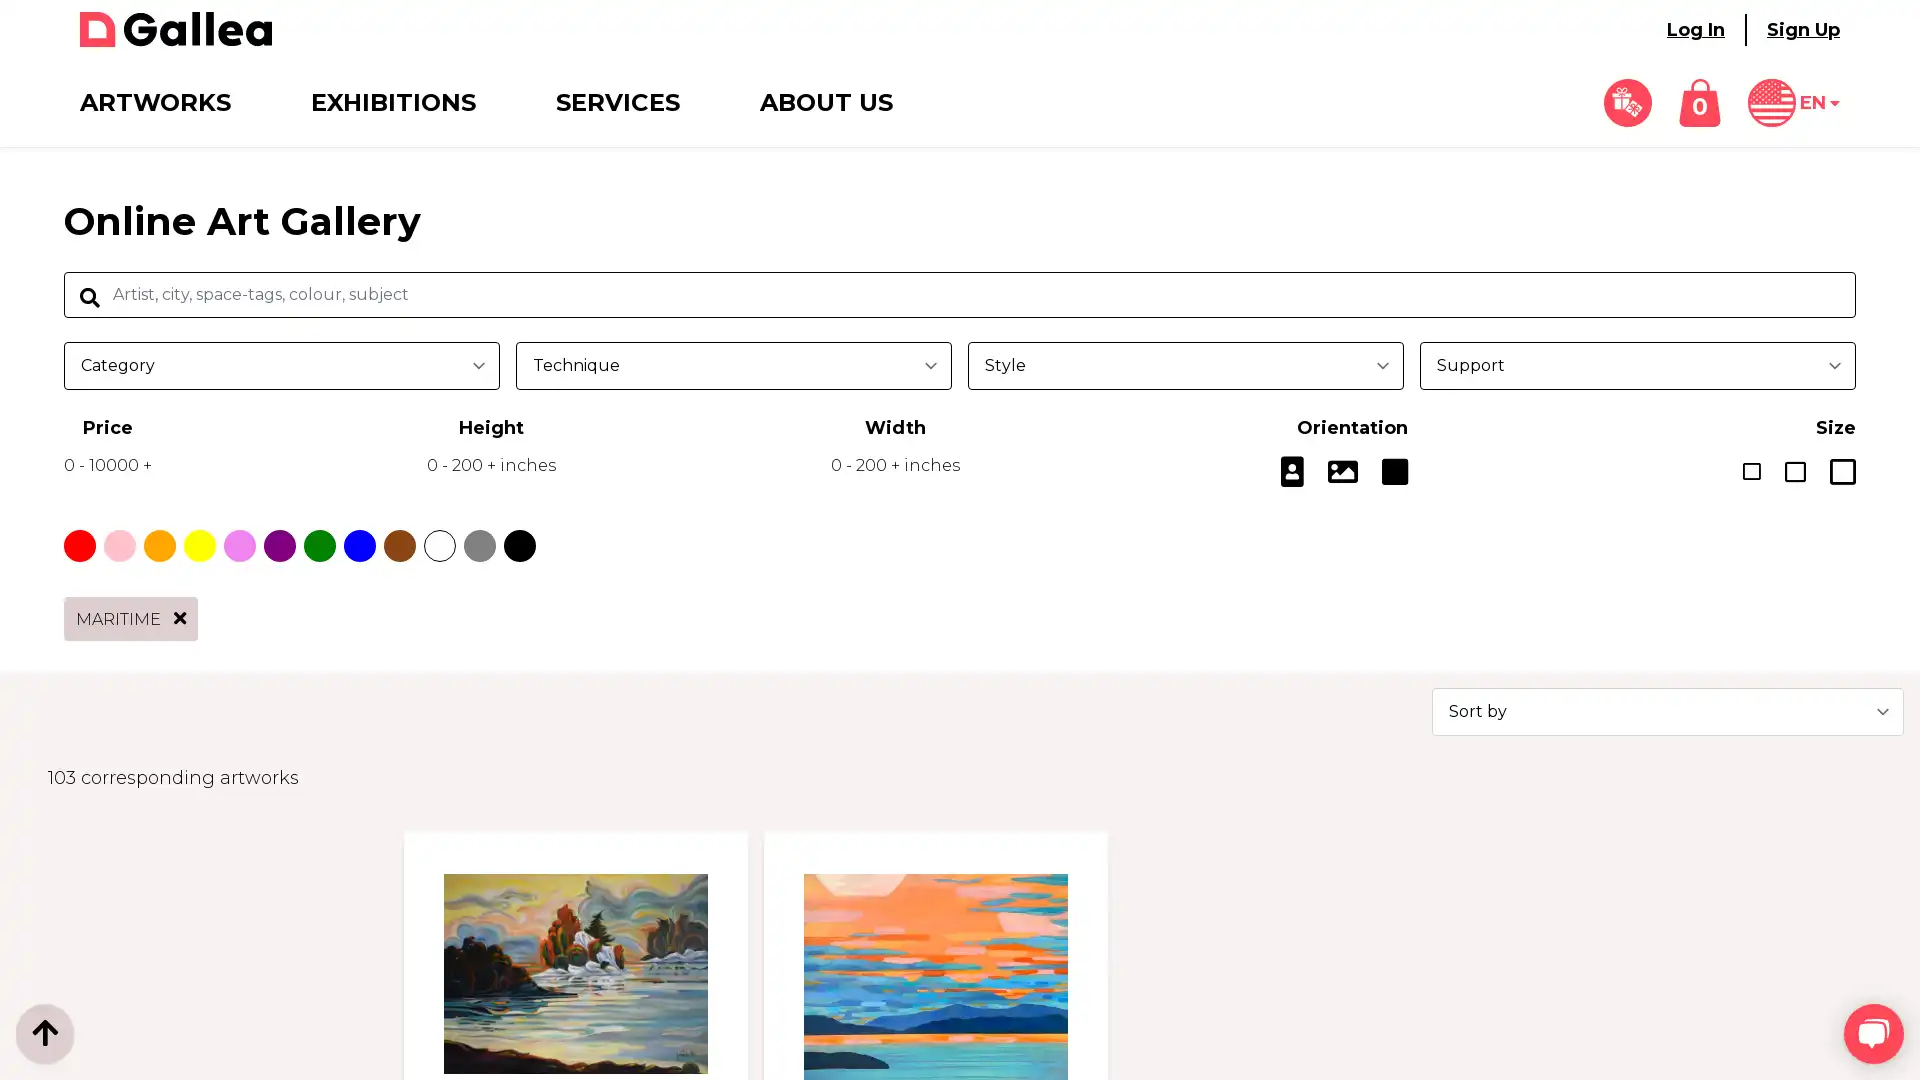 The height and width of the screenshot is (1080, 1920). I want to click on EN, so click(1794, 103).